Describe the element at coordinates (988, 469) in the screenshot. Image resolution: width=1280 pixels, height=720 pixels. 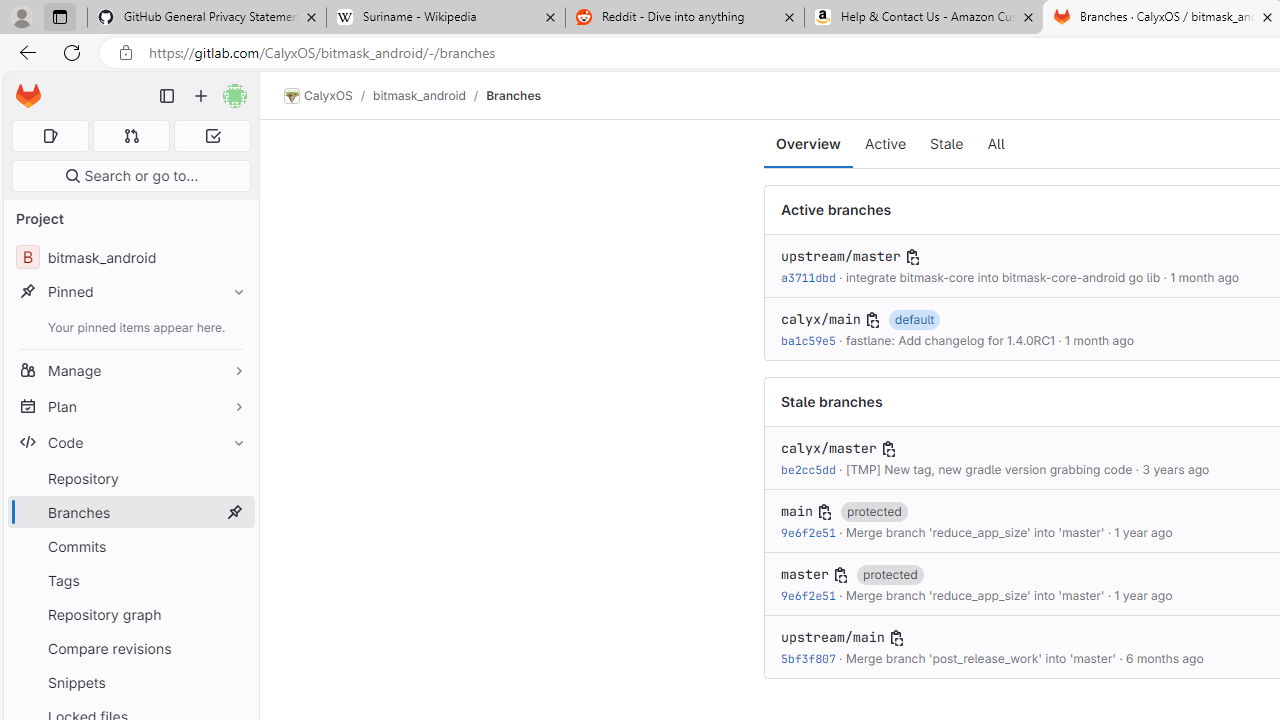
I see `'[TMP] New tag, new gradle version grabbing code'` at that location.